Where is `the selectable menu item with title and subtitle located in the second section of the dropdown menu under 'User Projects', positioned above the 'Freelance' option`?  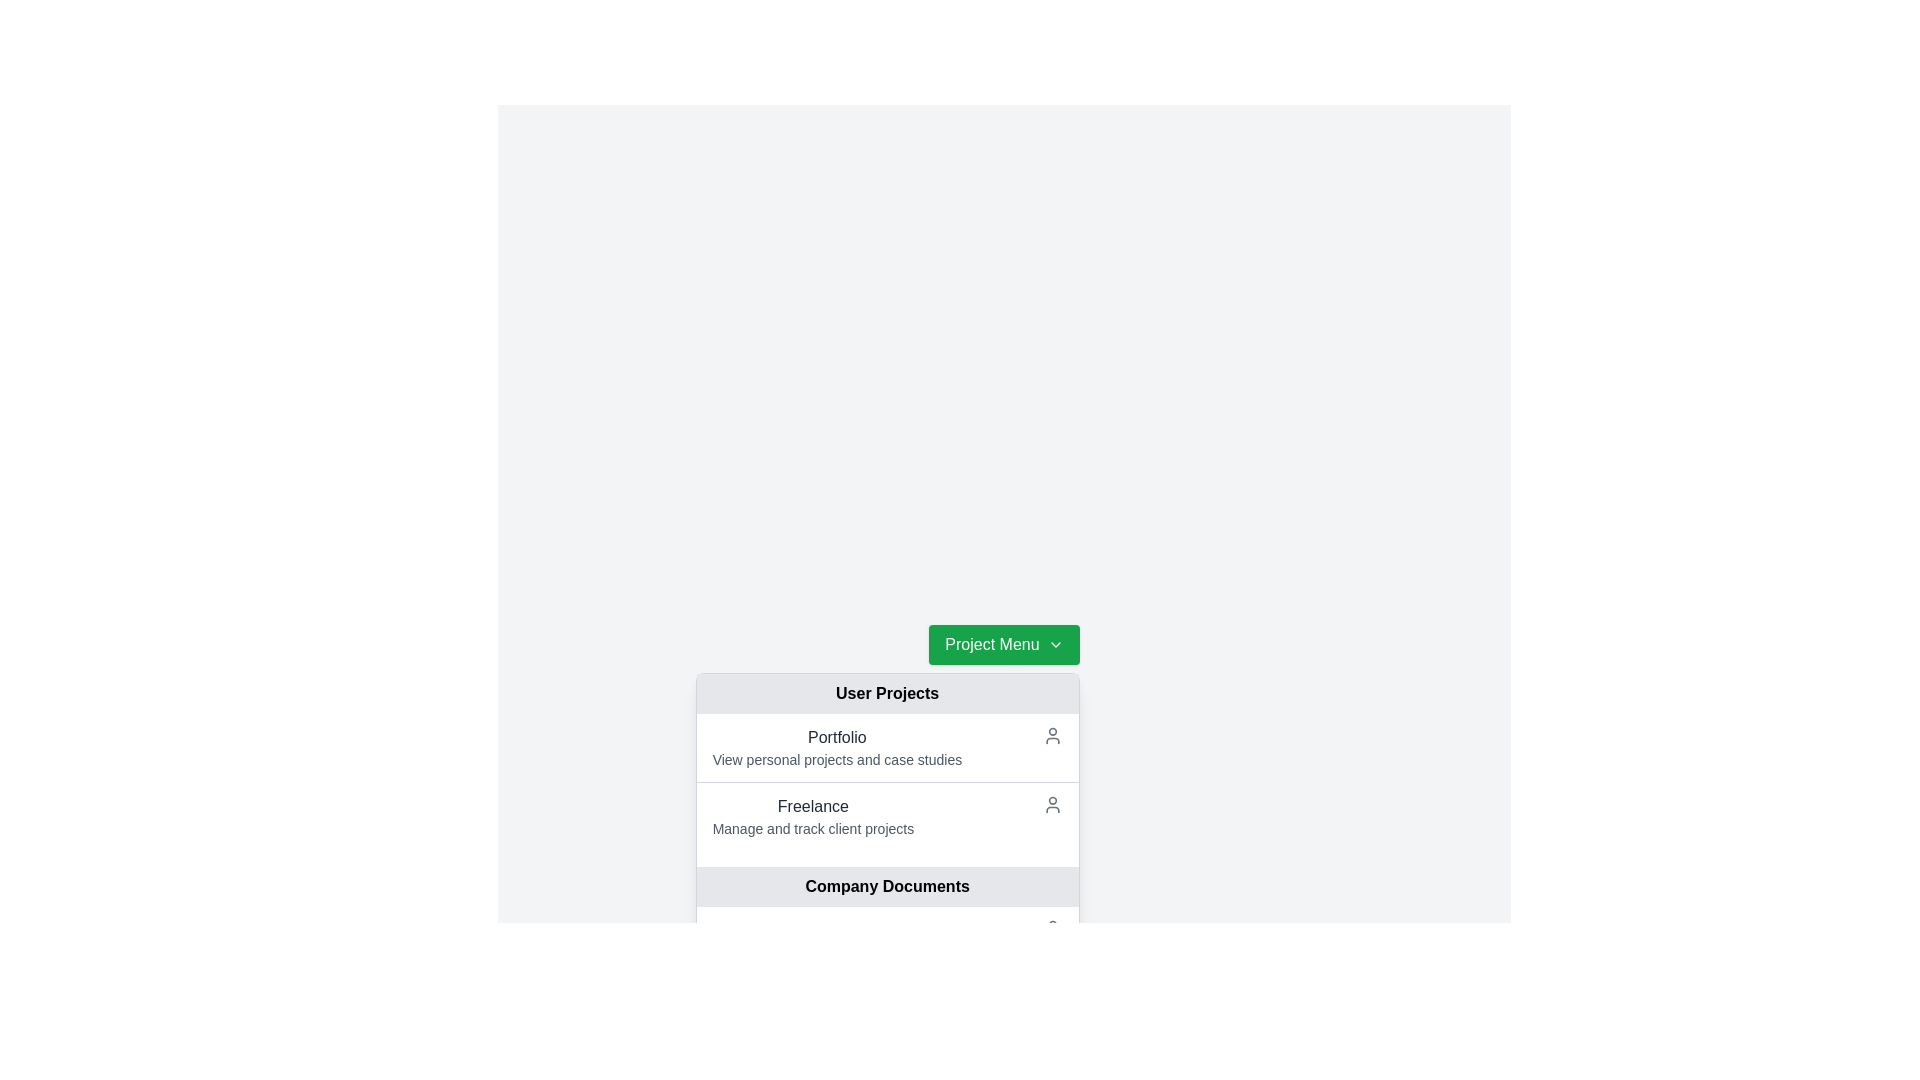
the selectable menu item with title and subtitle located in the second section of the dropdown menu under 'User Projects', positioned above the 'Freelance' option is located at coordinates (837, 748).